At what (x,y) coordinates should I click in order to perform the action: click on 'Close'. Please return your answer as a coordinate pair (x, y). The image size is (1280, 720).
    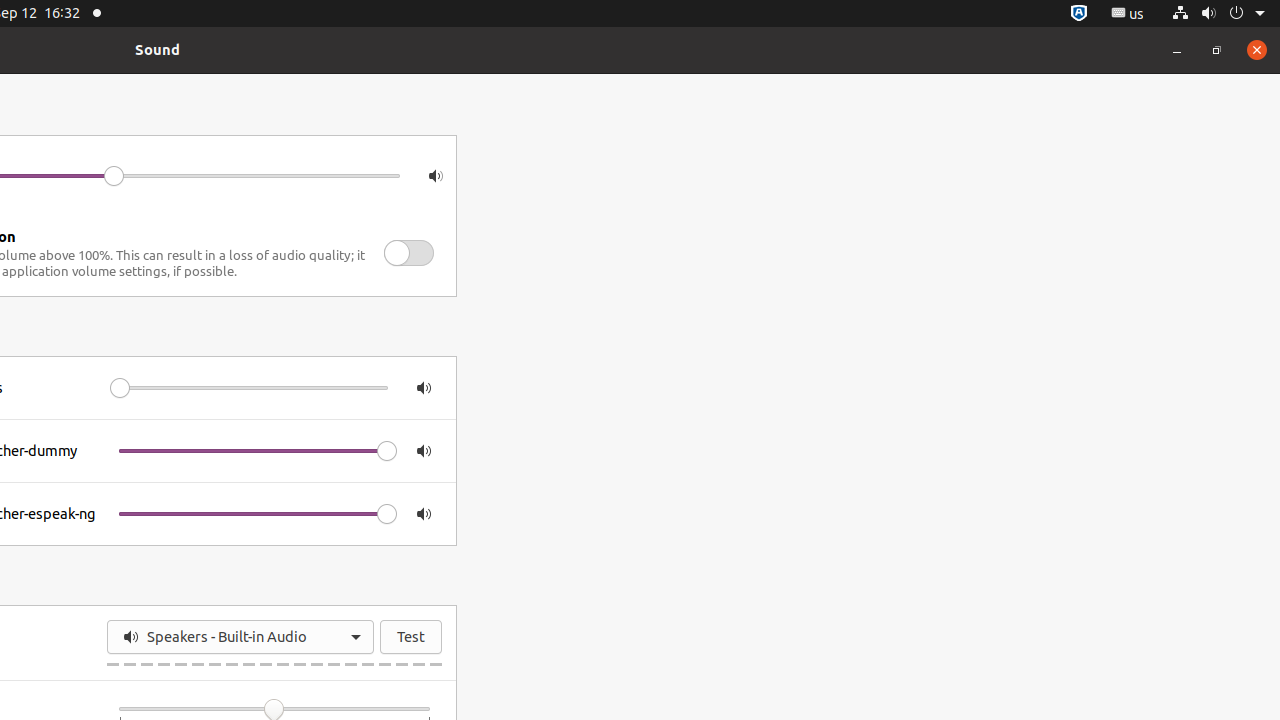
    Looking at the image, I should click on (1255, 48).